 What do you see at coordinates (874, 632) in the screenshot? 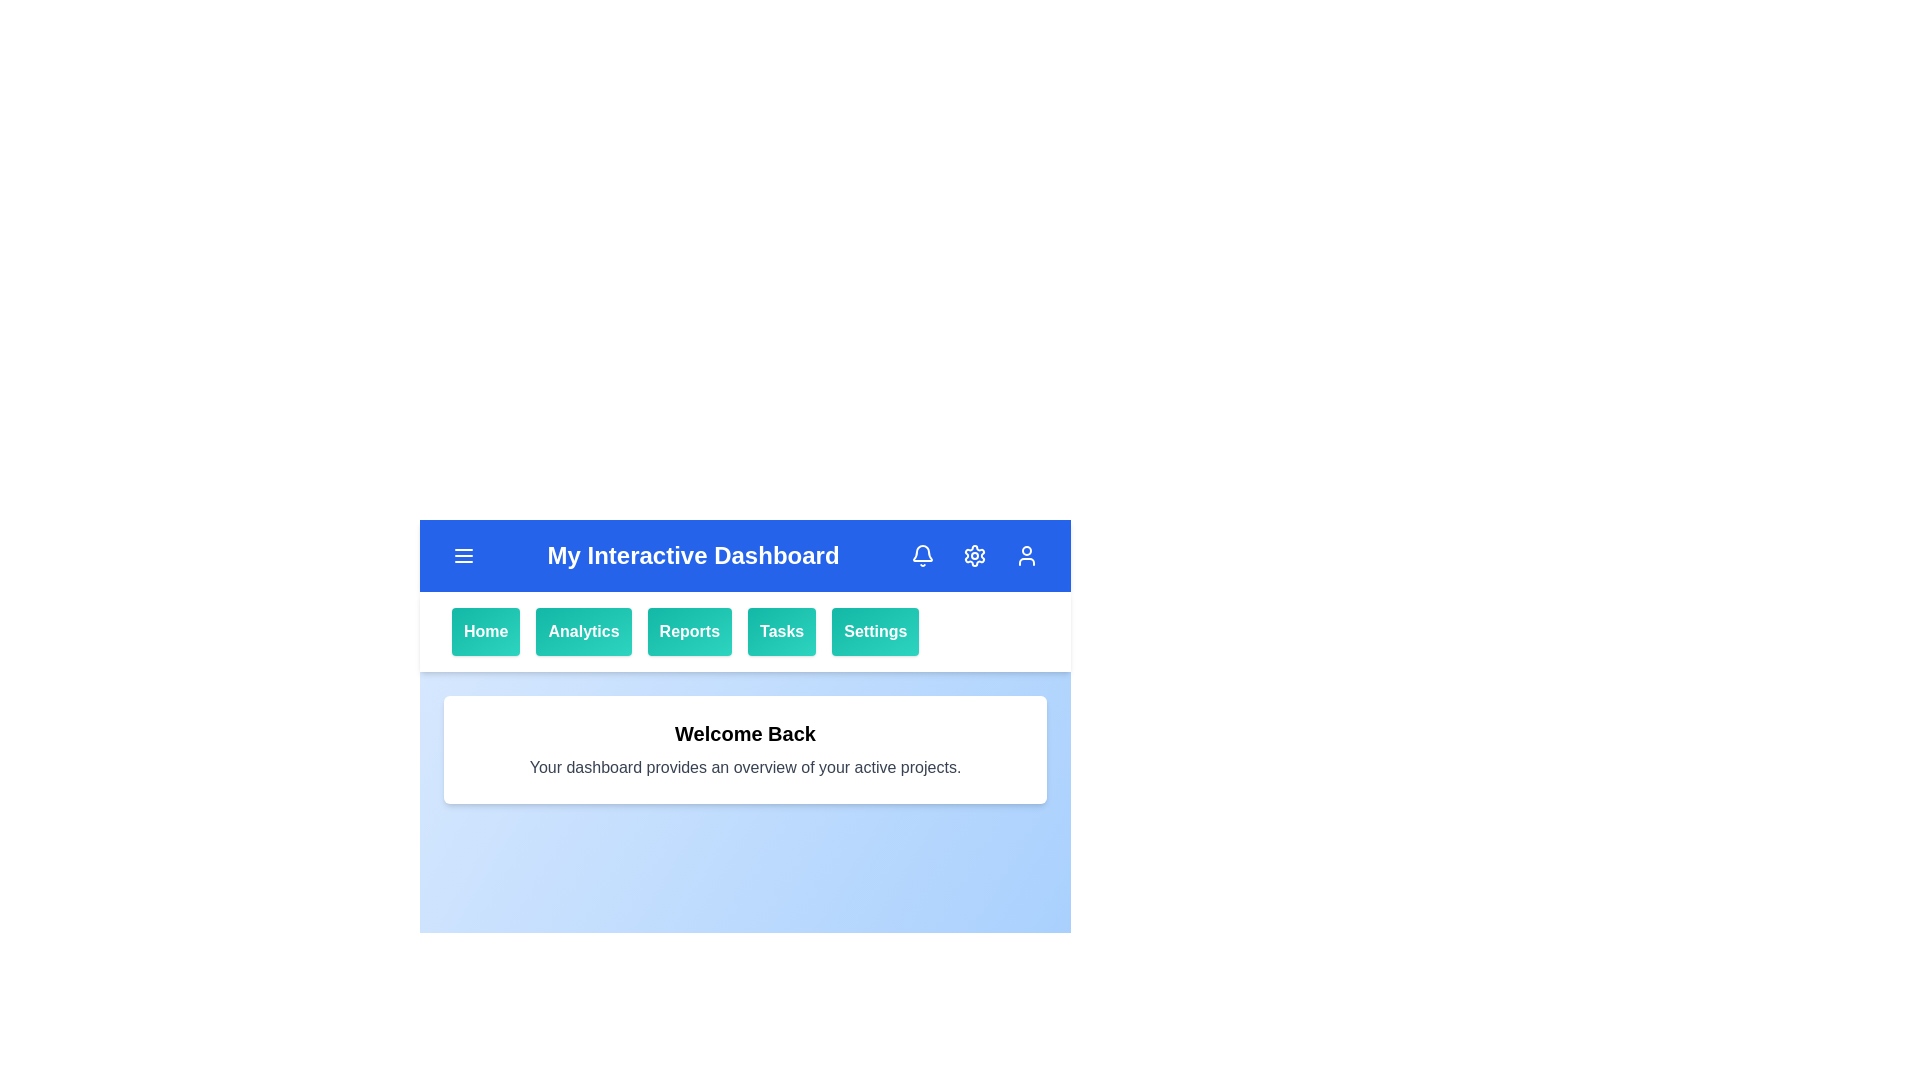
I see `the settings_button to observe the hover effect` at bounding box center [874, 632].